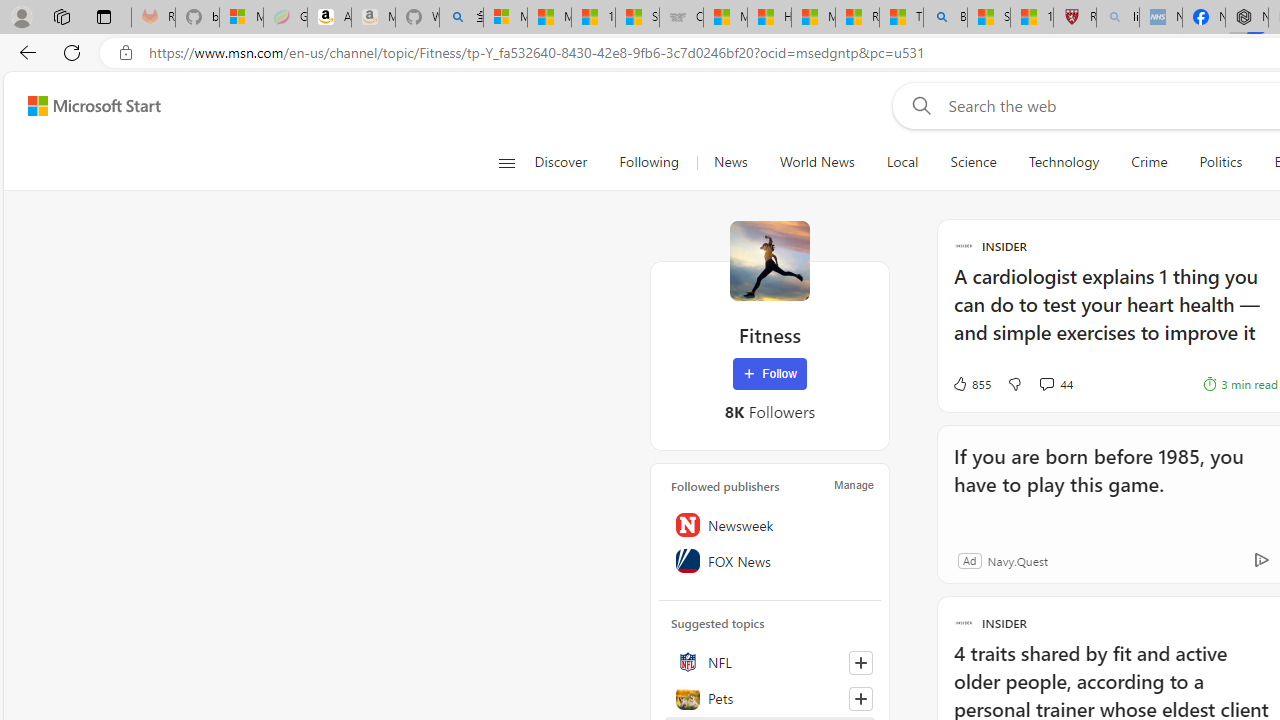 The width and height of the screenshot is (1280, 720). Describe the element at coordinates (1149, 162) in the screenshot. I see `'Crime'` at that location.